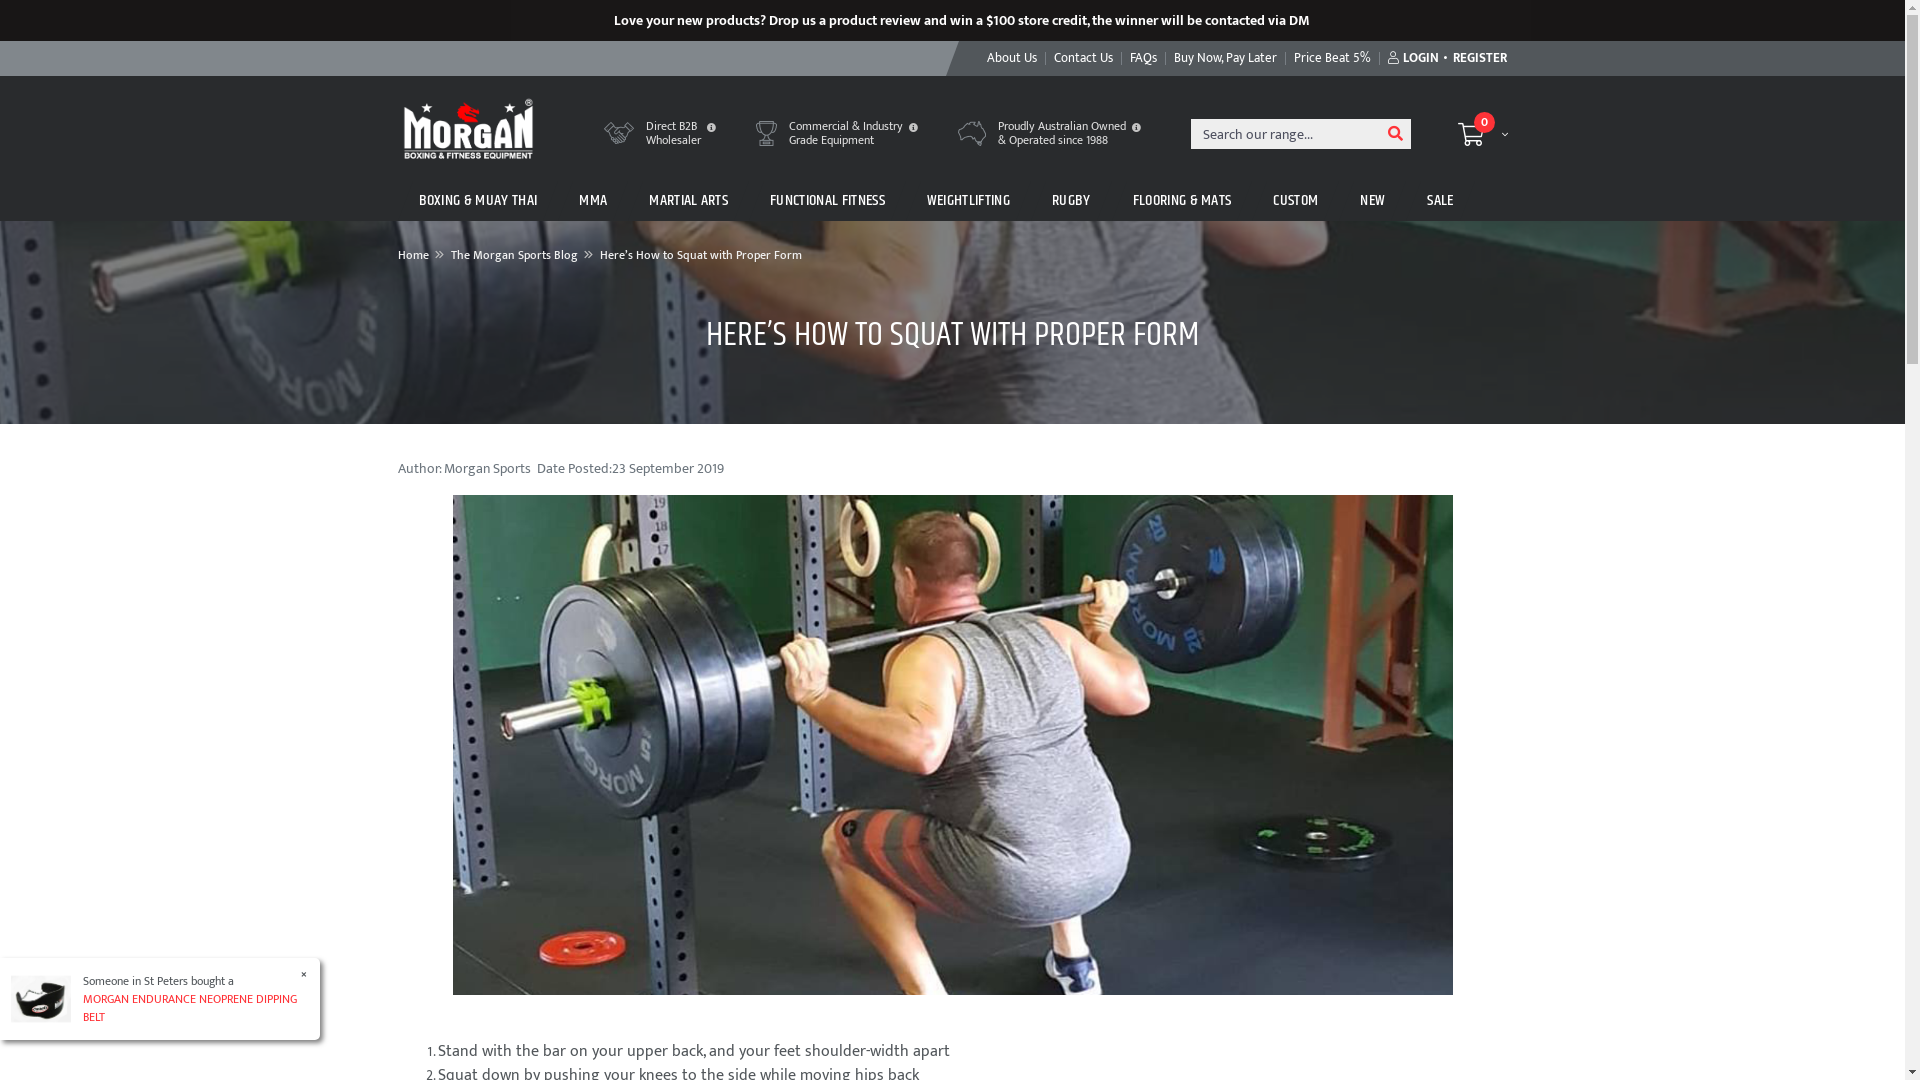 The width and height of the screenshot is (1920, 1080). What do you see at coordinates (1440, 200) in the screenshot?
I see `'SALE'` at bounding box center [1440, 200].